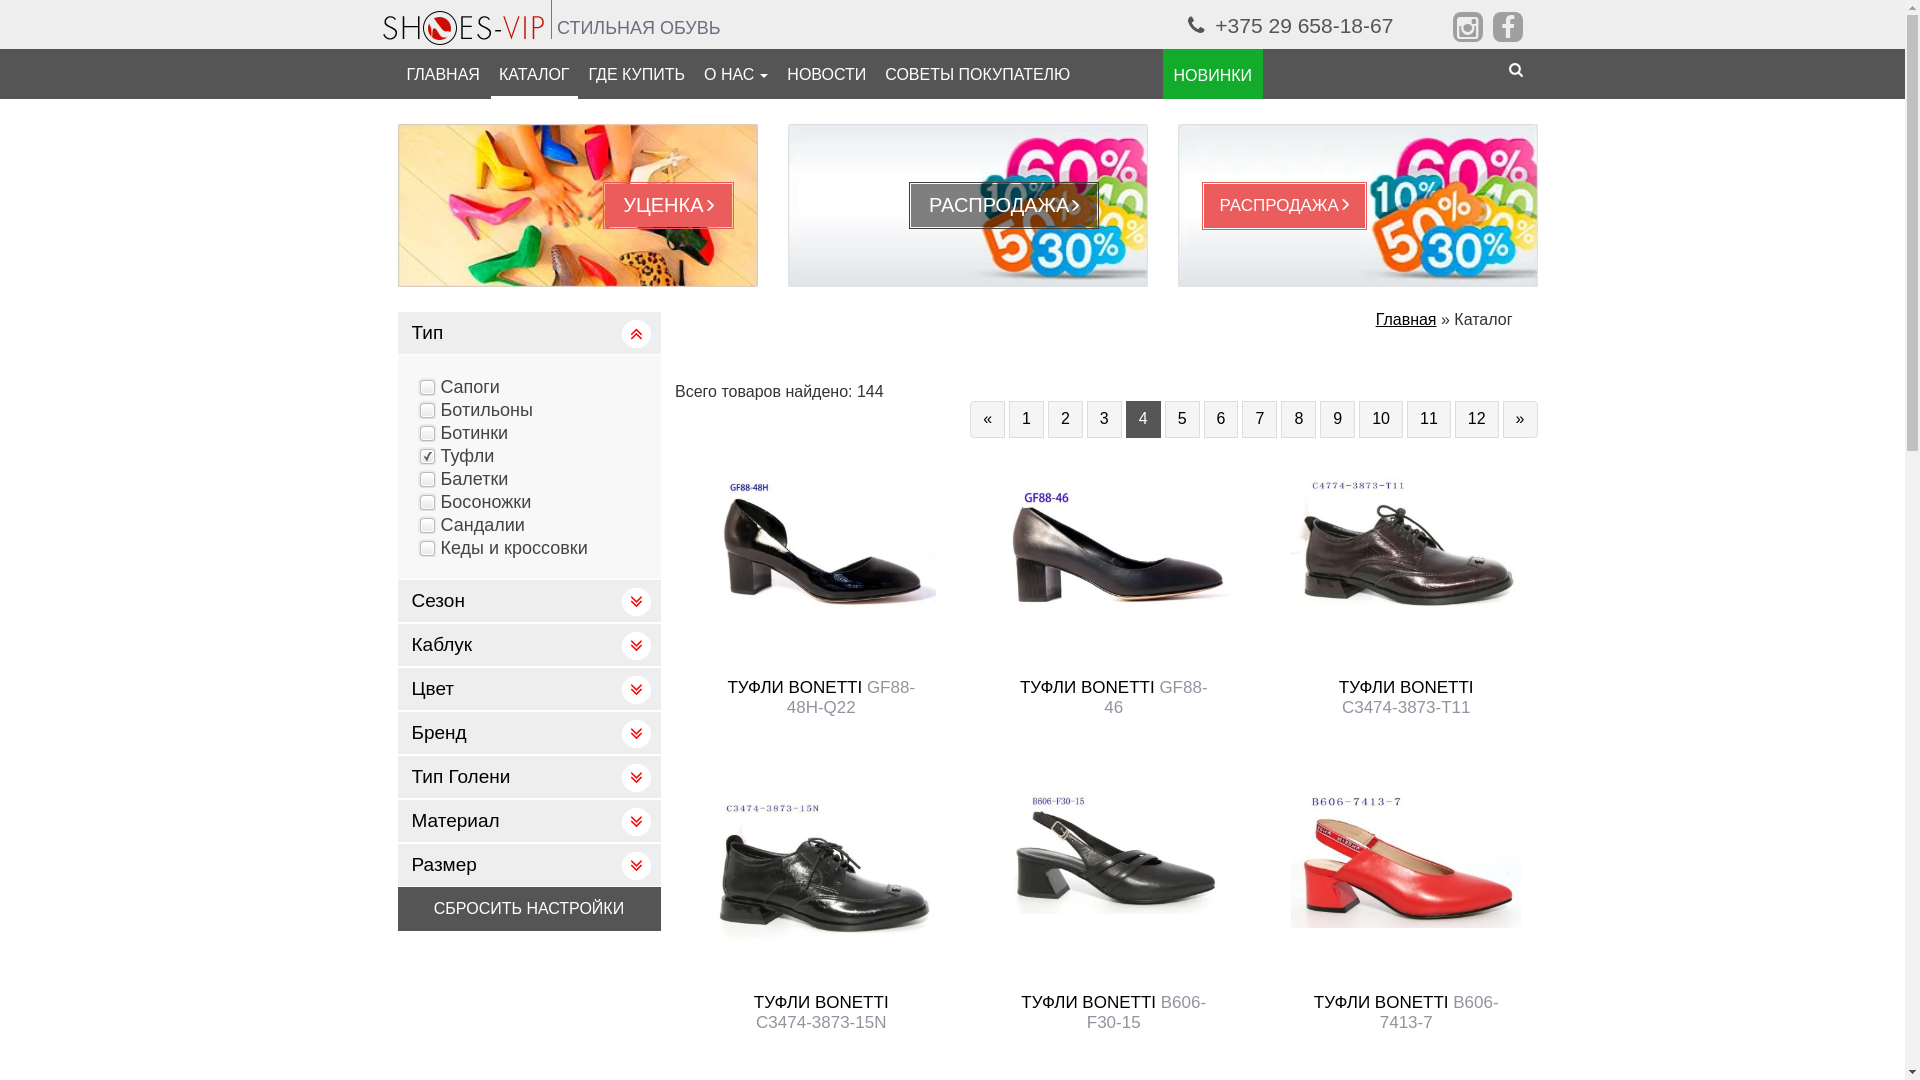  Describe the element at coordinates (1258, 418) in the screenshot. I see `'7'` at that location.